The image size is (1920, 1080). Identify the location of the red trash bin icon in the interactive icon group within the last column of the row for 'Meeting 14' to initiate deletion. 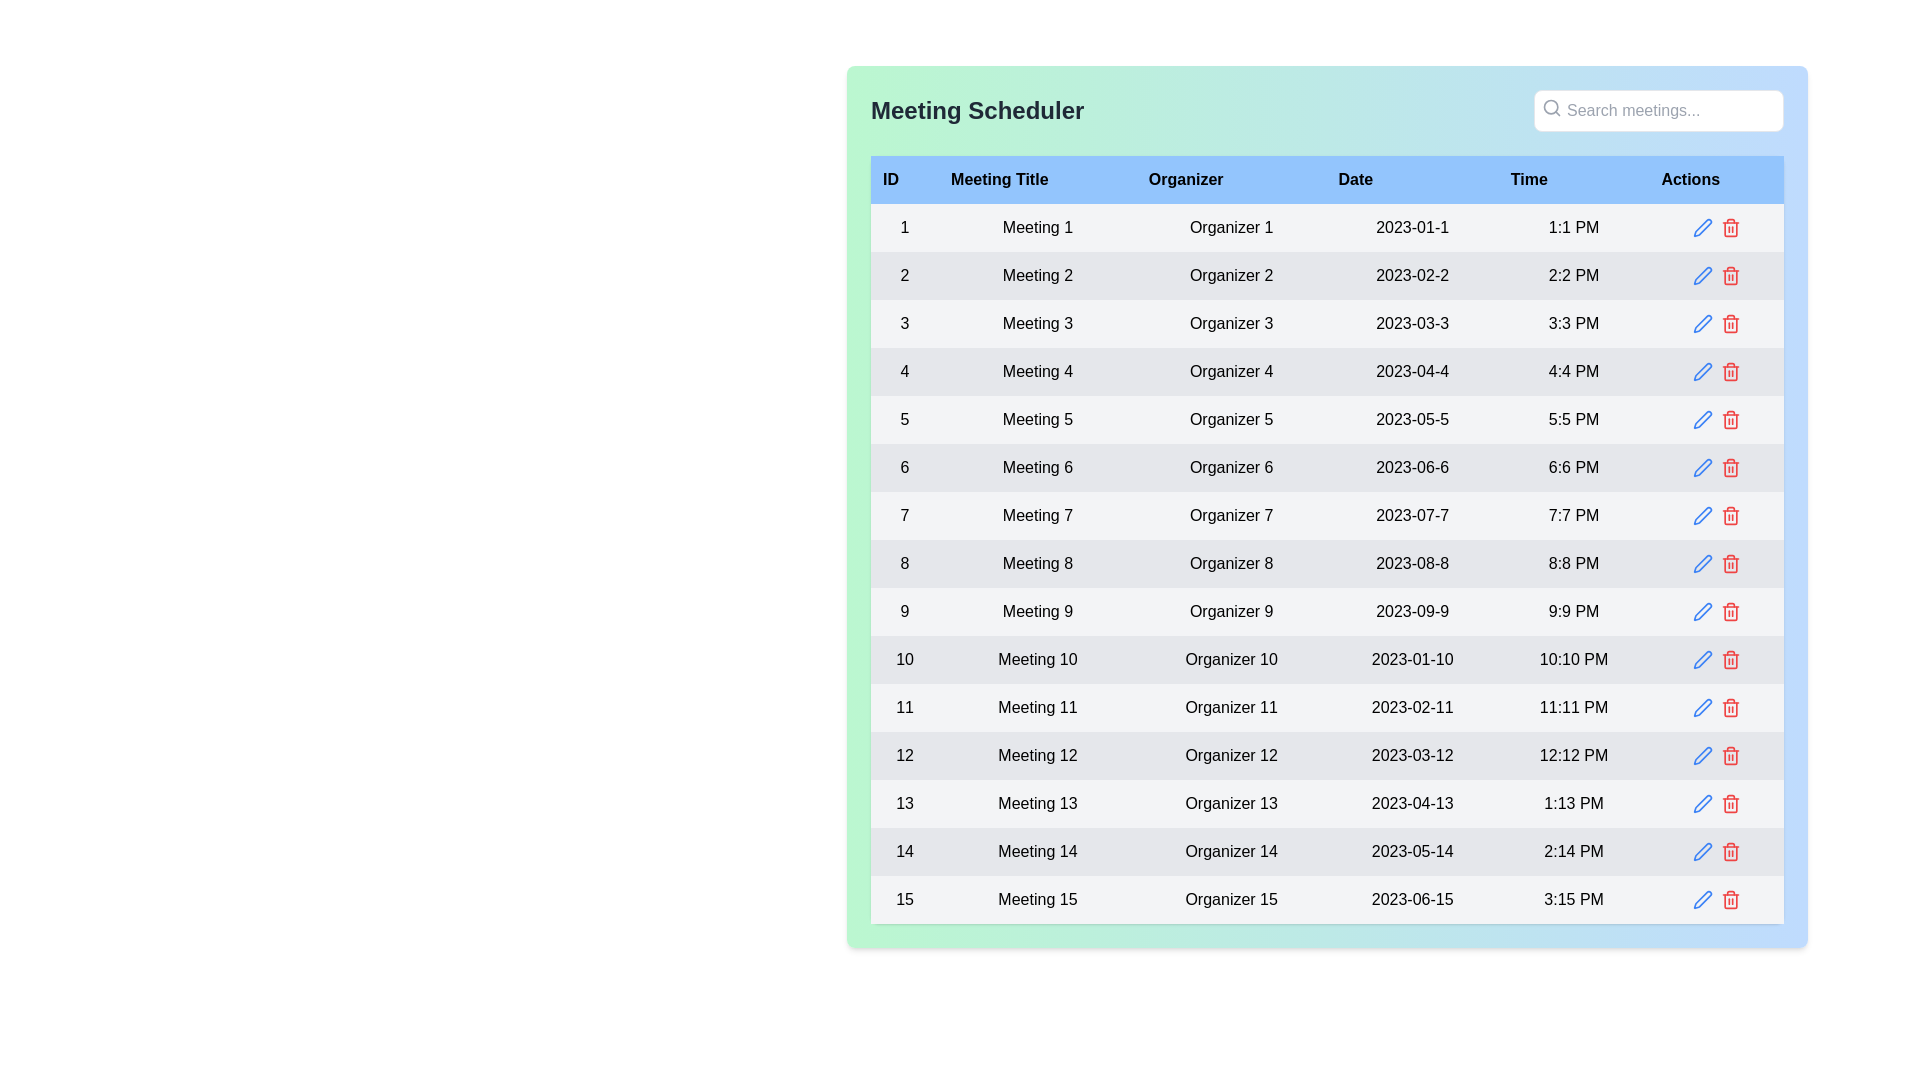
(1715, 852).